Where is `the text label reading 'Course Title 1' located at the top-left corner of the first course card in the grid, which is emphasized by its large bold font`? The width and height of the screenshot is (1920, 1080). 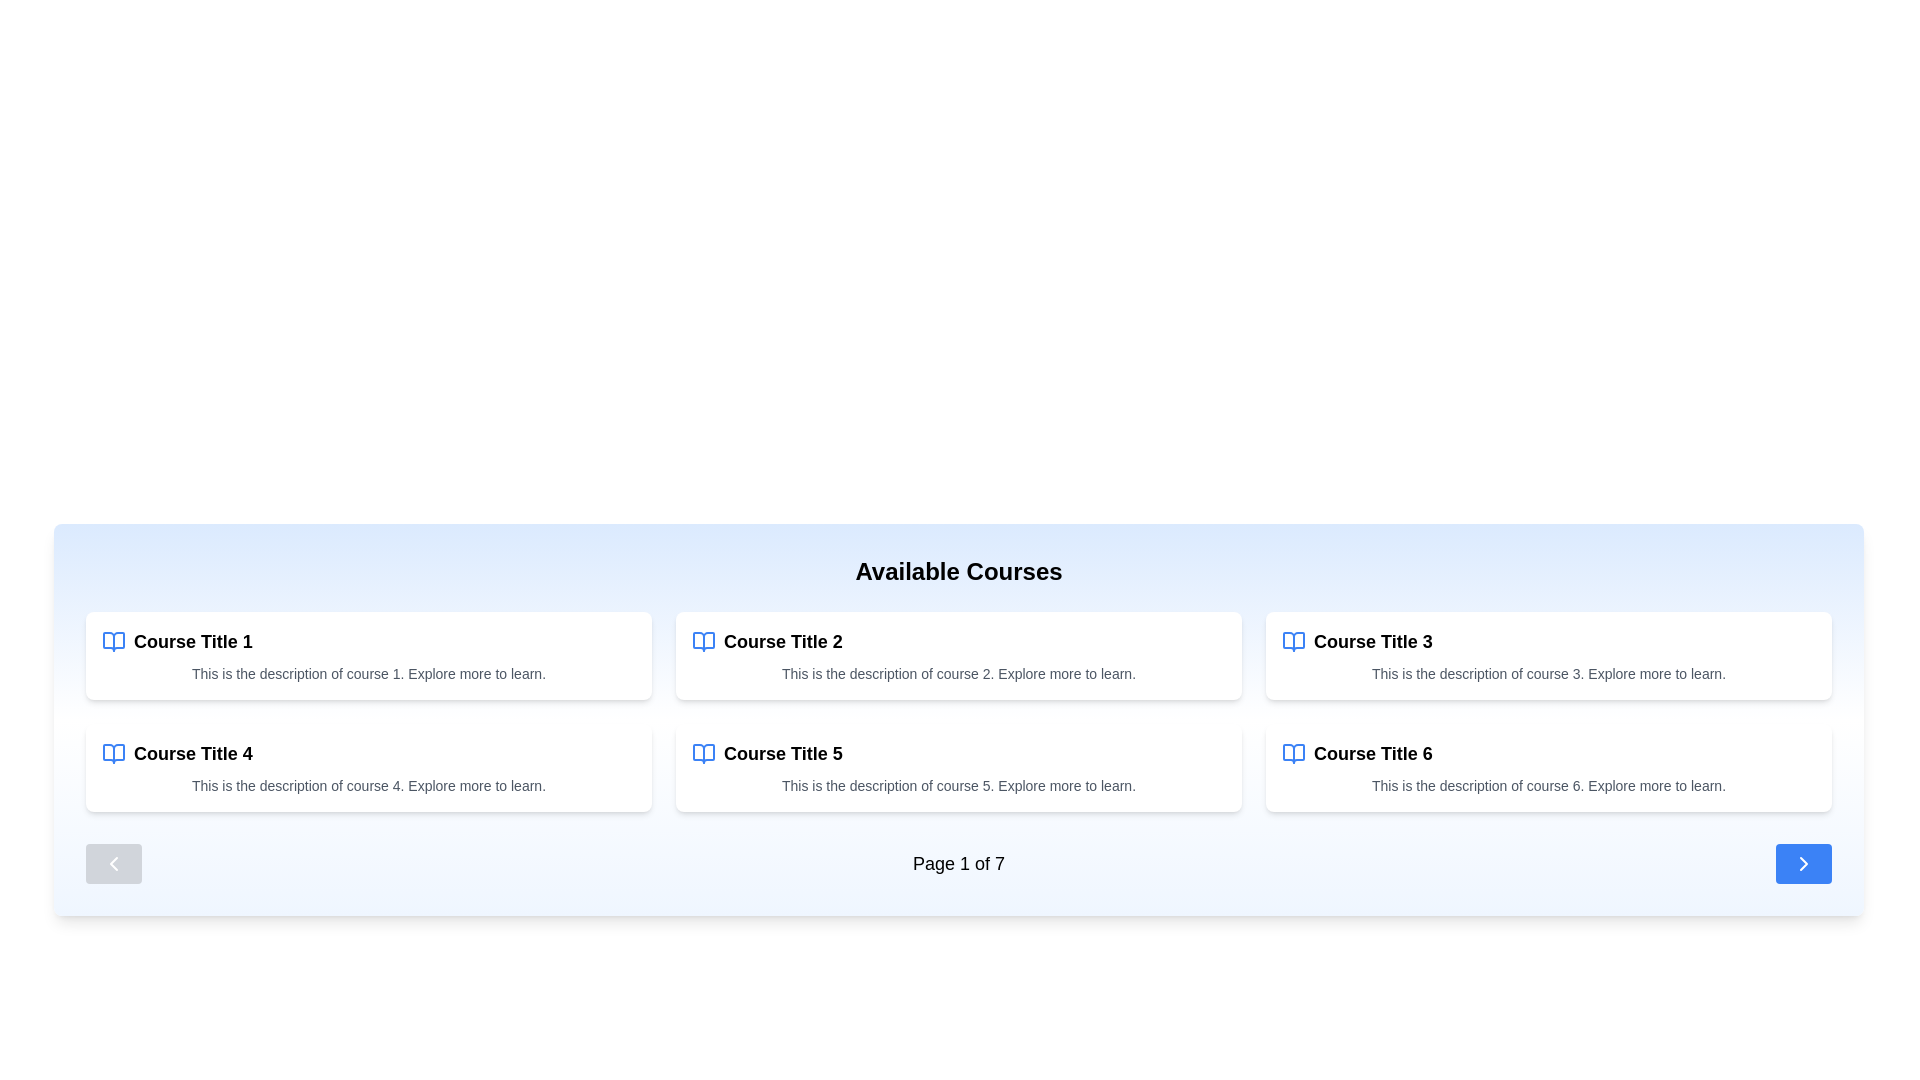
the text label reading 'Course Title 1' located at the top-left corner of the first course card in the grid, which is emphasized by its large bold font is located at coordinates (193, 641).